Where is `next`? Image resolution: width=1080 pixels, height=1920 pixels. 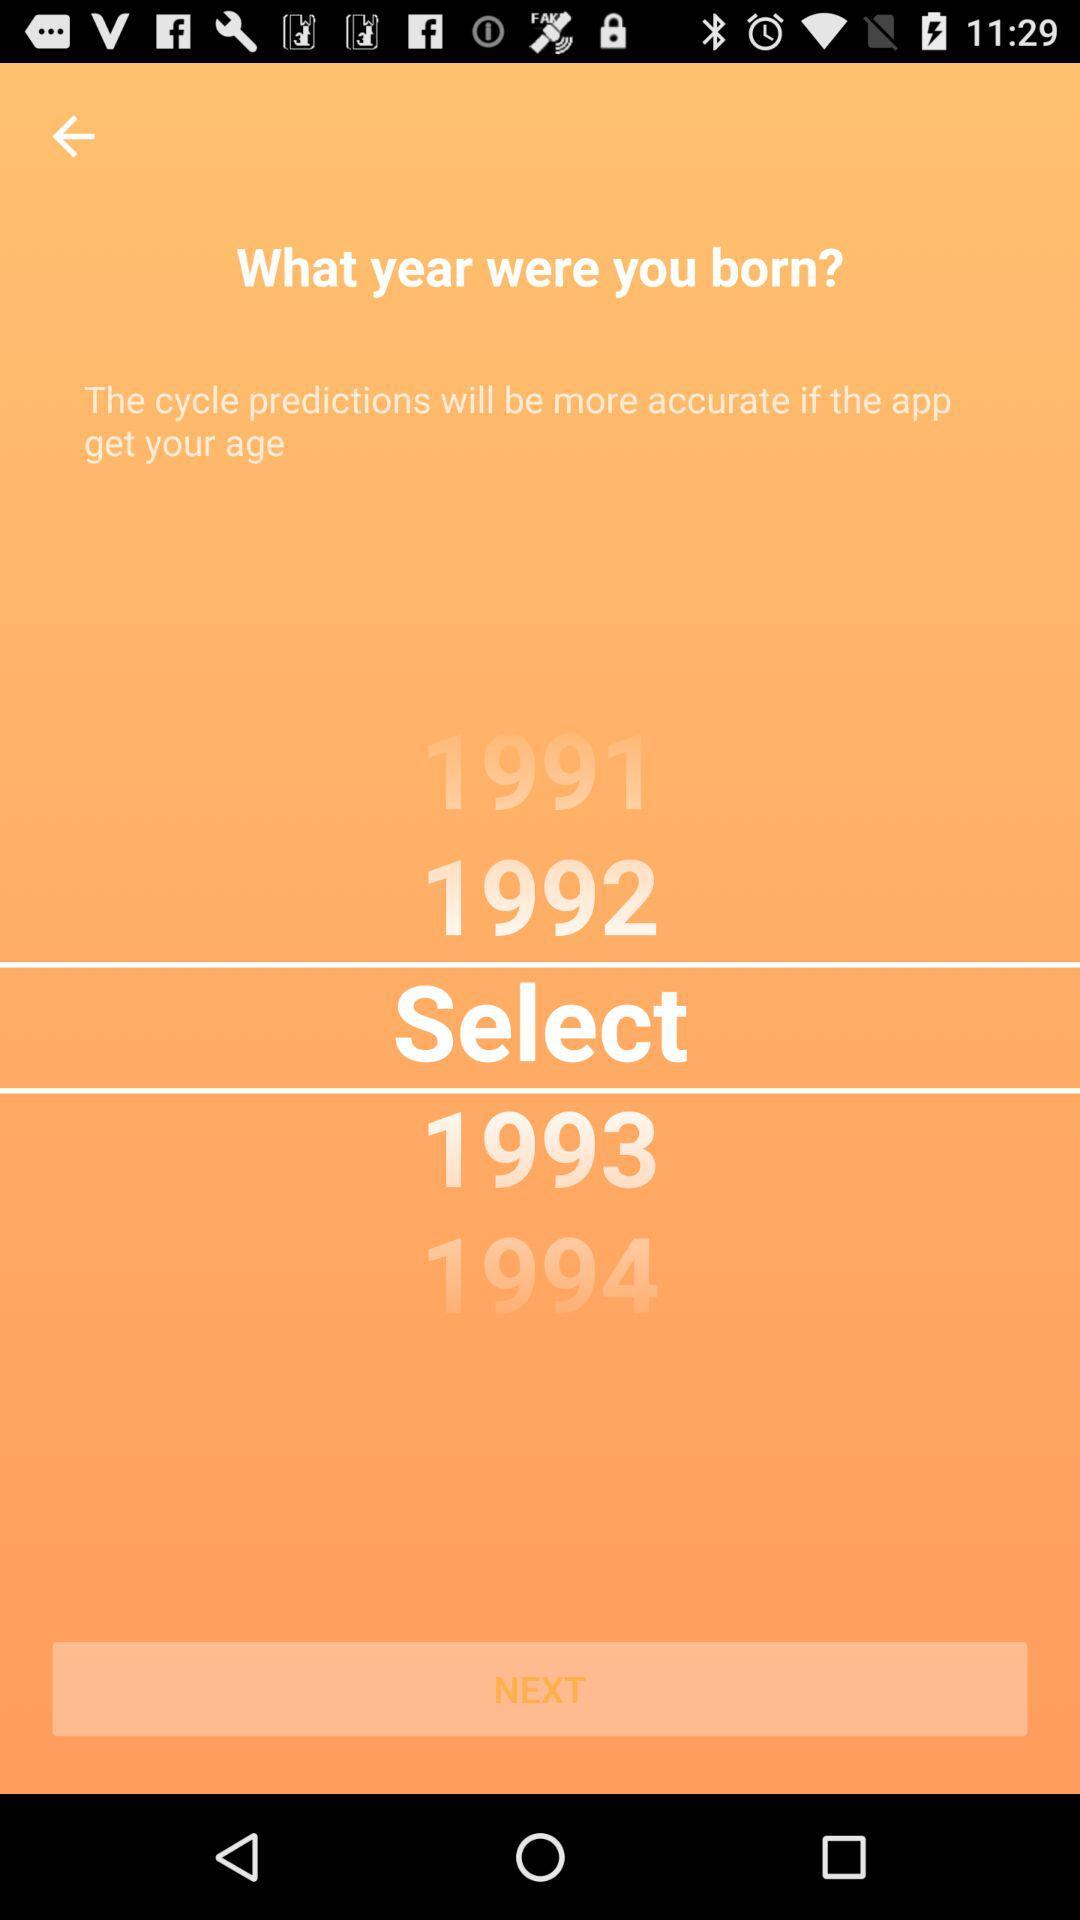
next is located at coordinates (540, 1688).